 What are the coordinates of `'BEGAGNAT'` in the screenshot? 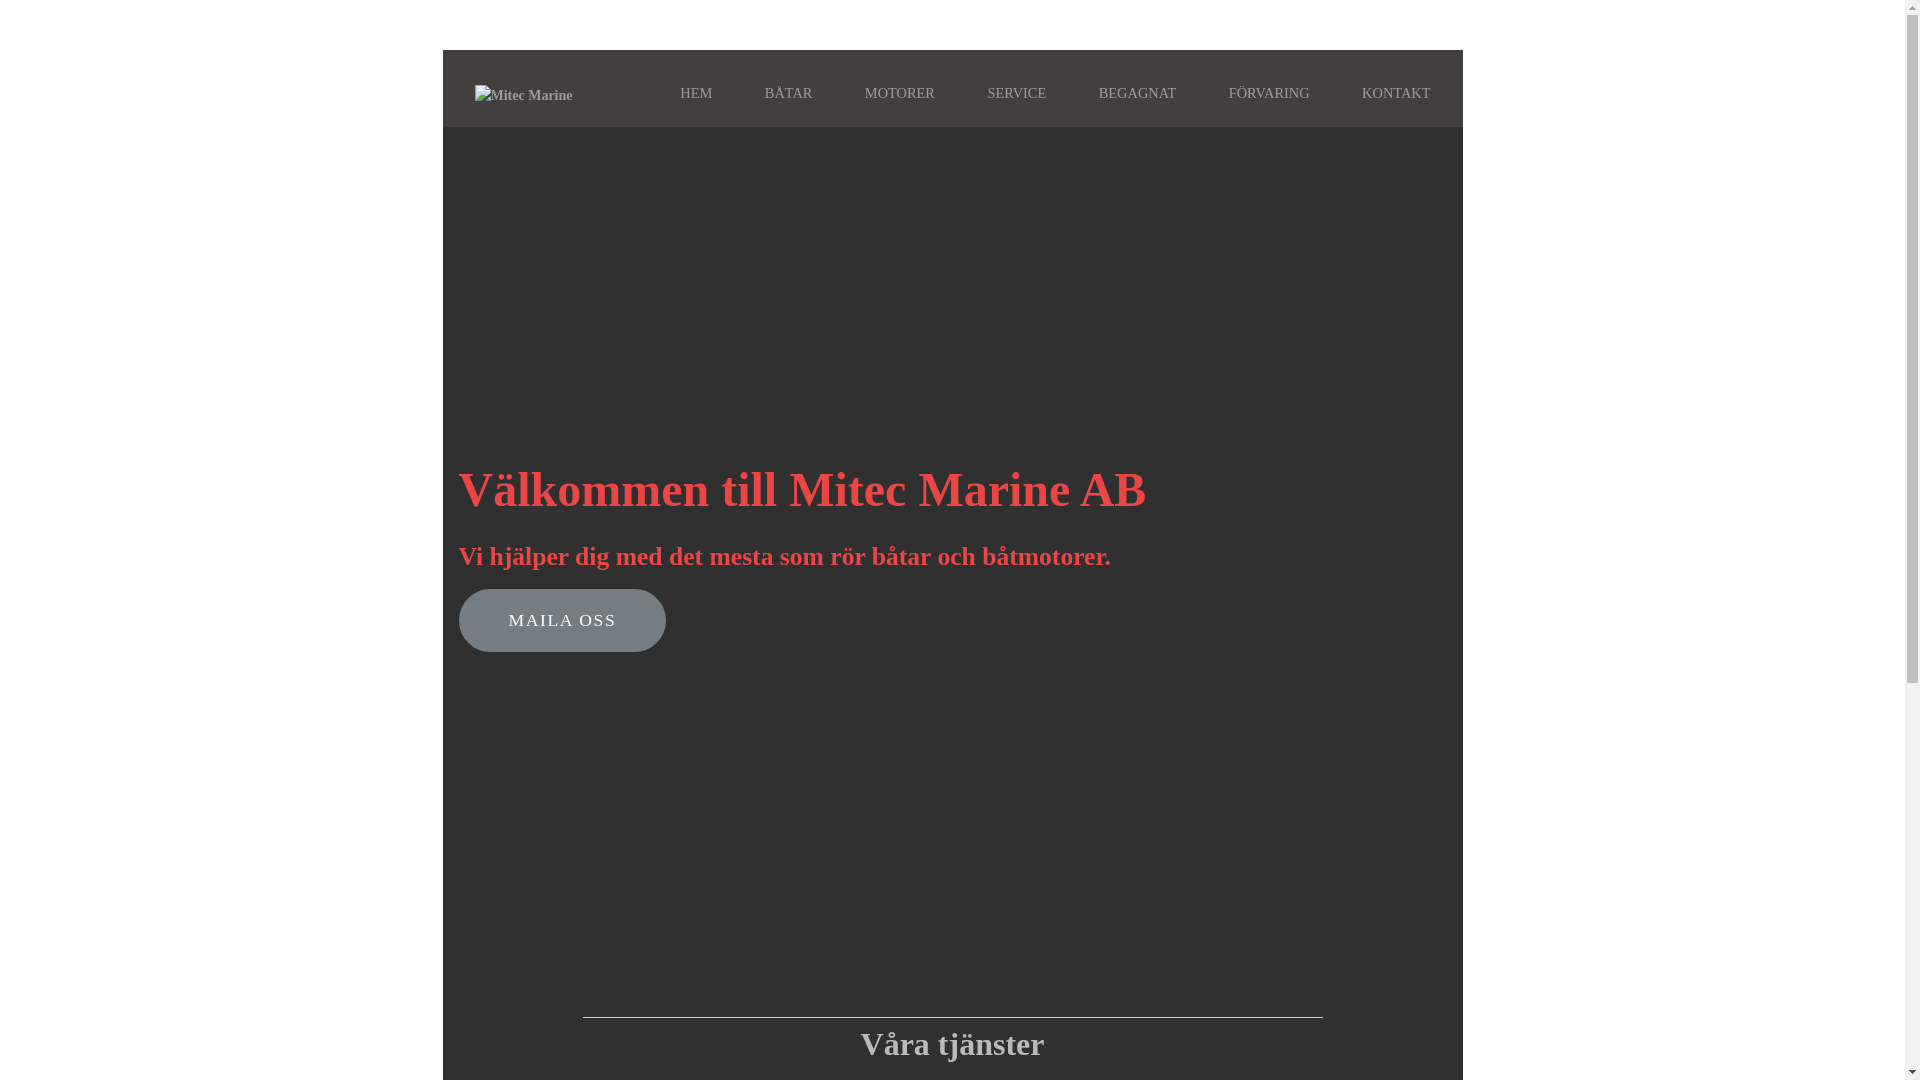 It's located at (1137, 92).